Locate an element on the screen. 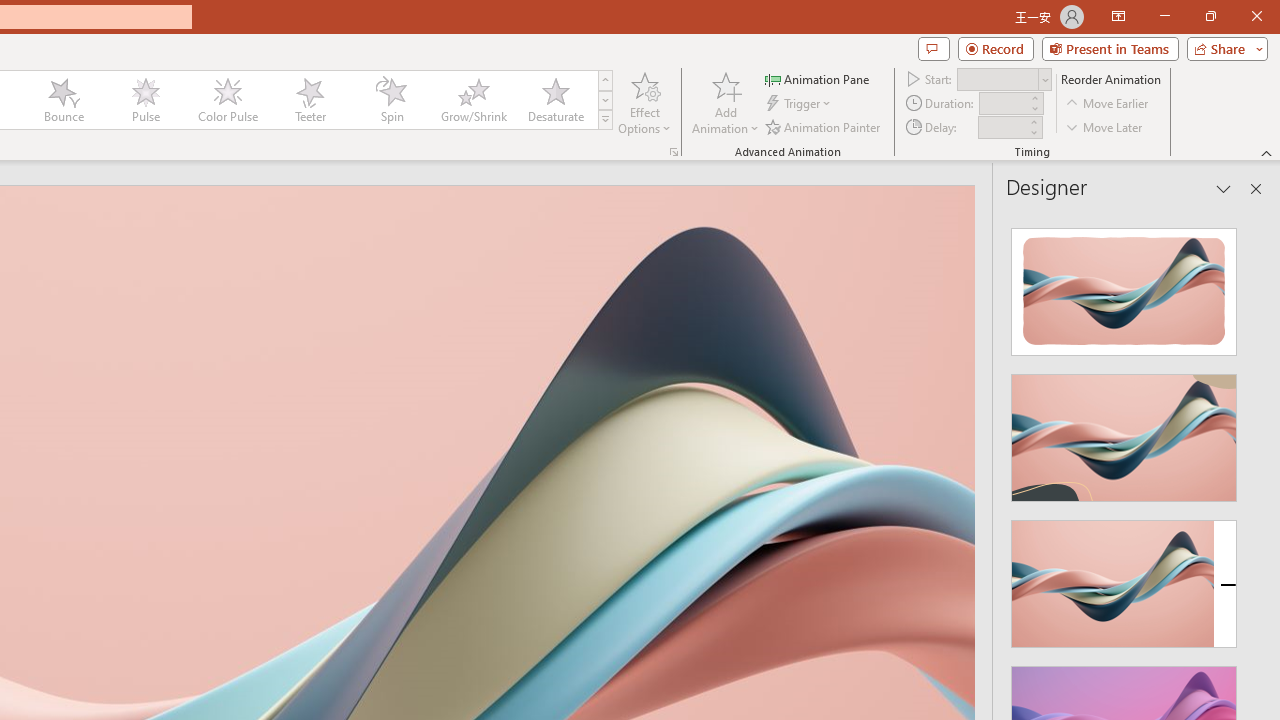 This screenshot has height=720, width=1280. 'Pulse' is located at coordinates (144, 100).